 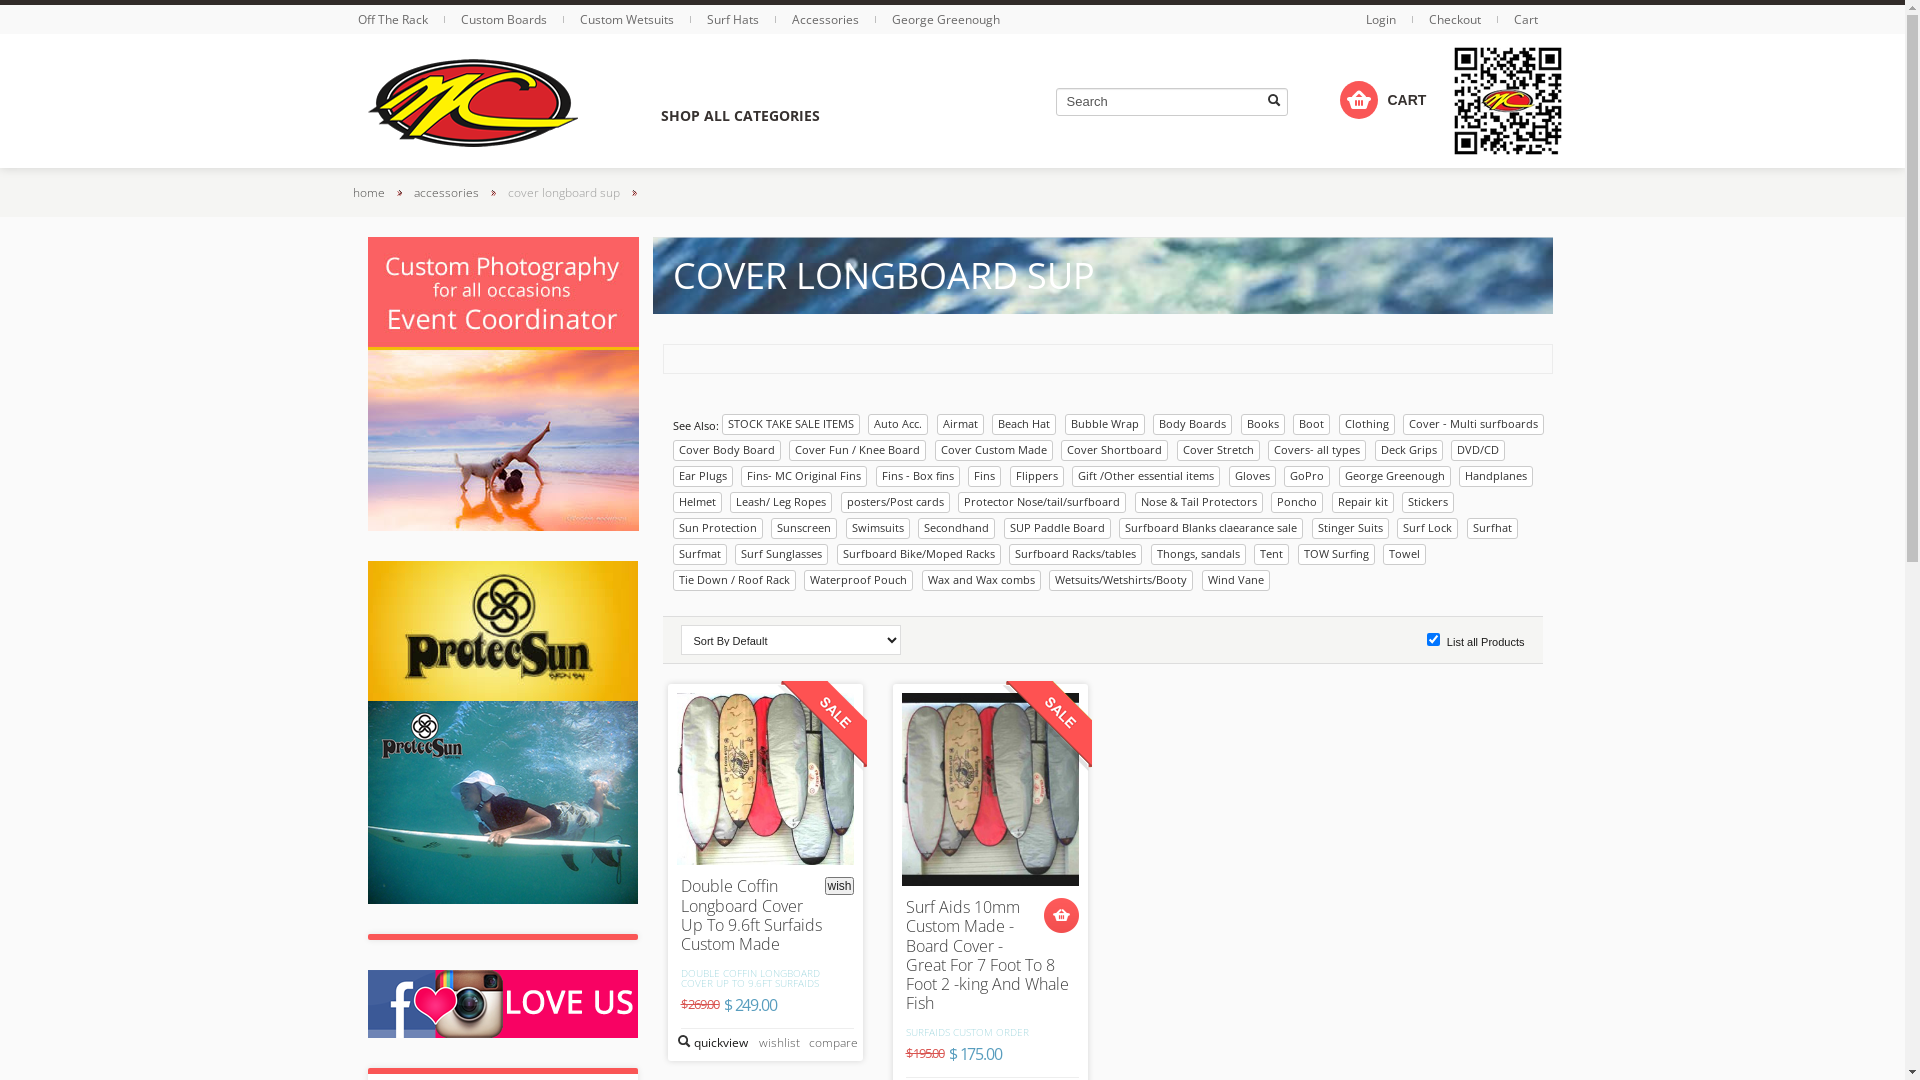 I want to click on 'Cover Shortboard', so click(x=1113, y=450).